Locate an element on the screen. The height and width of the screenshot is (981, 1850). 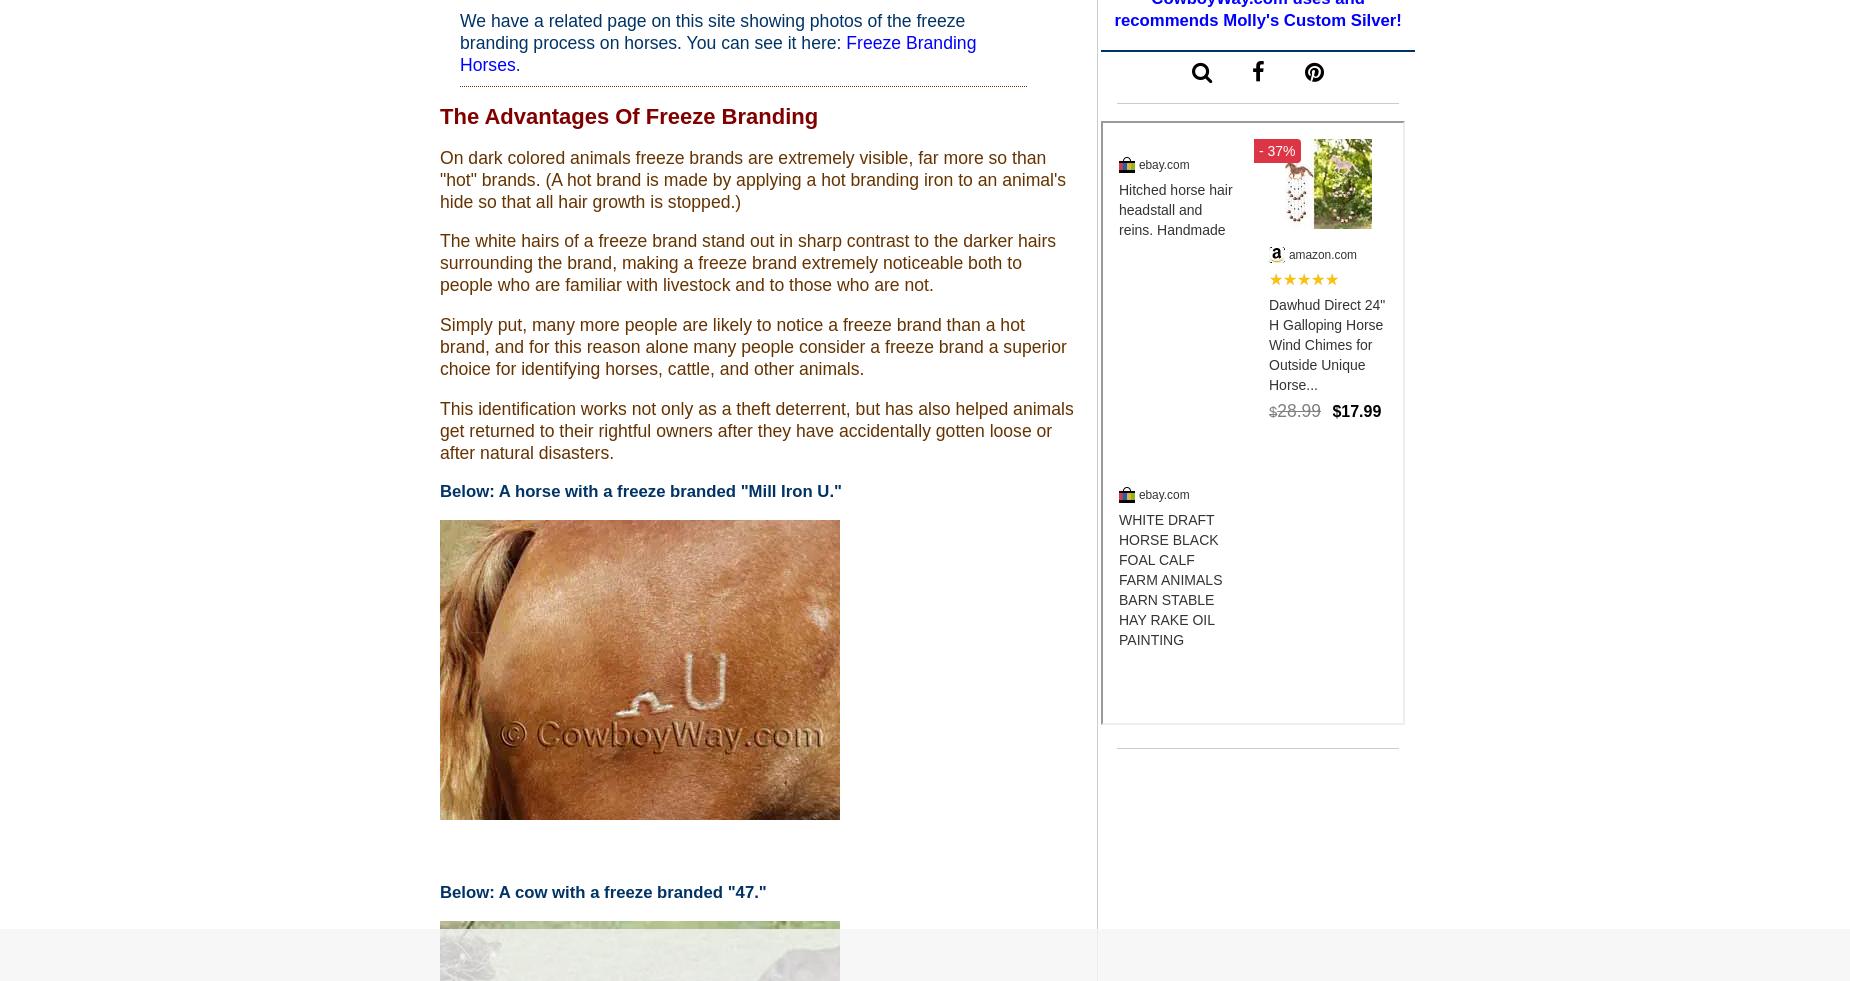
'Simply put, many more people are likely to notice a freeze brand than a hot brand, and
for this reason alone many people consider a freeze brand a superior choice for
identifying horses, cattle, and other animals.' is located at coordinates (438, 345).